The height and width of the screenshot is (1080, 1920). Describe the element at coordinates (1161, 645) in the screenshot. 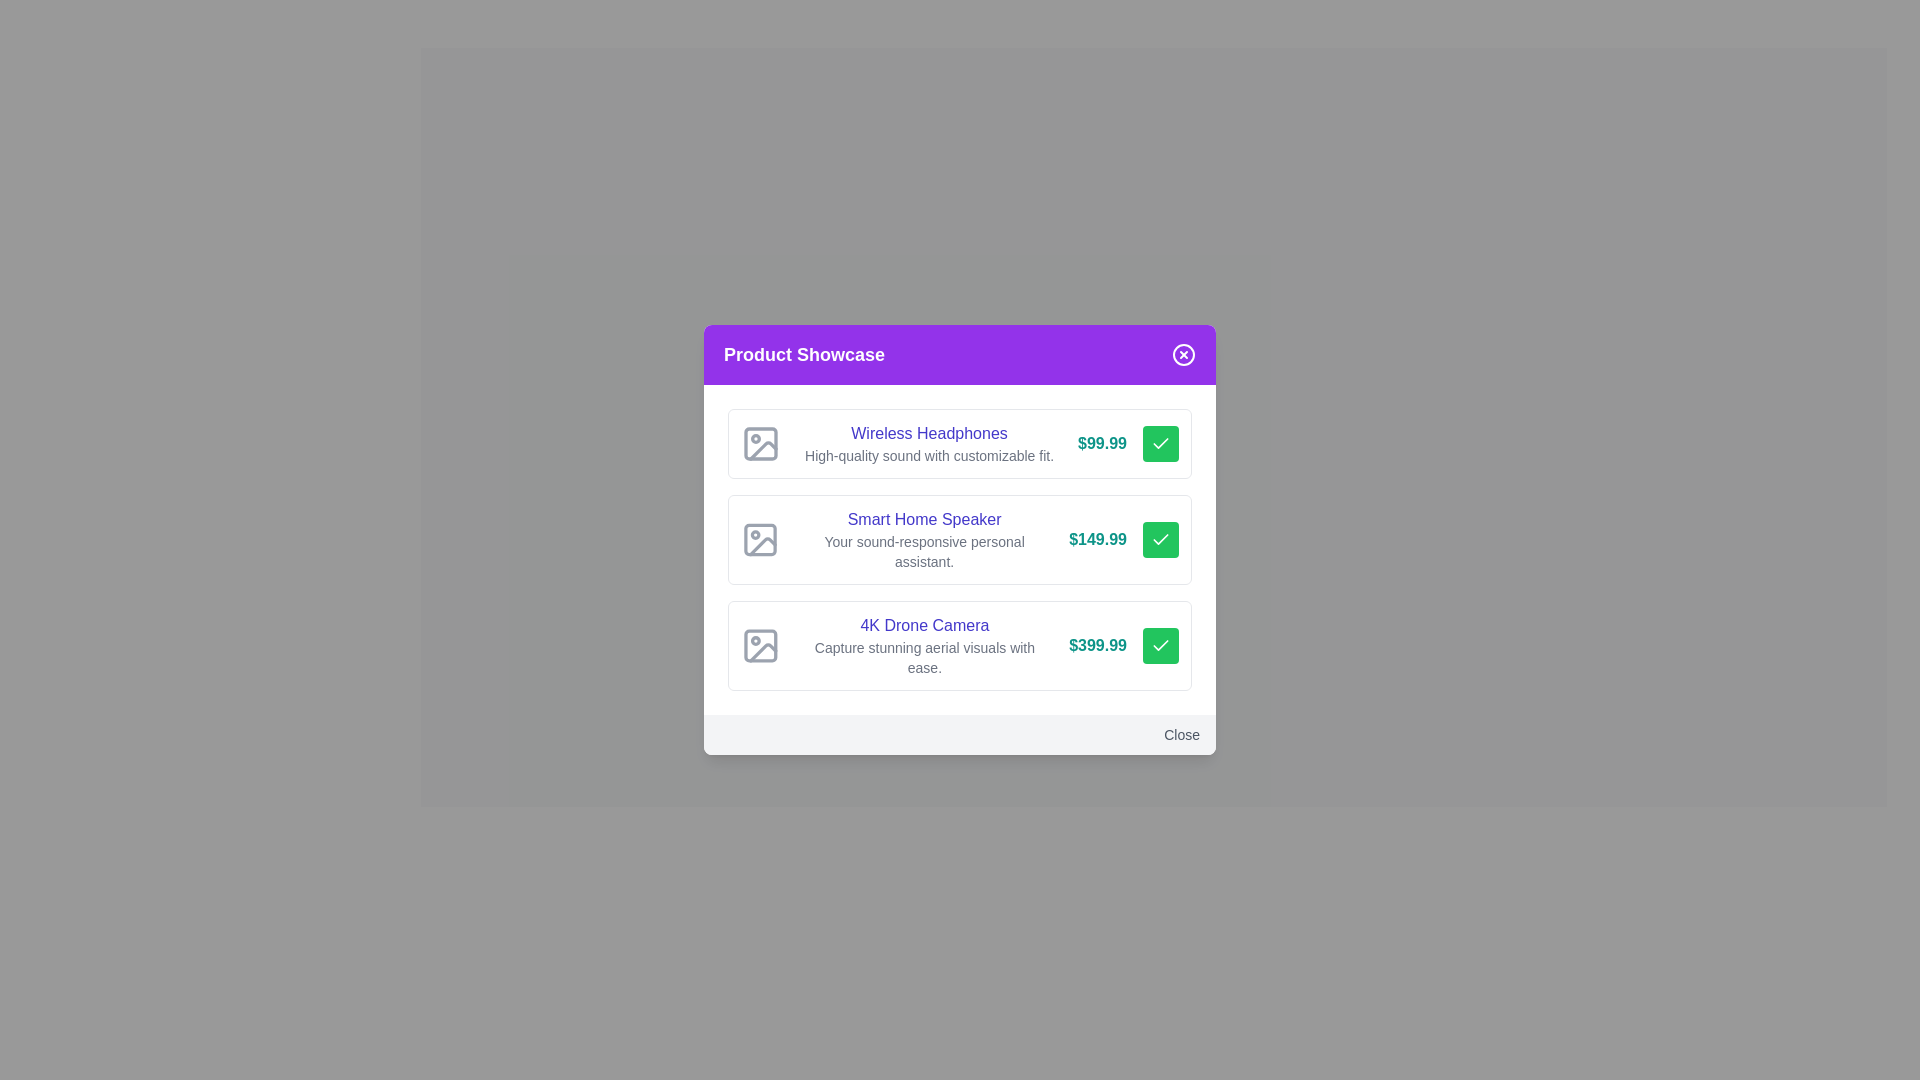

I see `the green rectangular button with a white checkmark icon, located on the rightmost side of the row for the '4K Drone Camera' product in the 'Product Showcase' modal dialog, to confirm or select the item` at that location.